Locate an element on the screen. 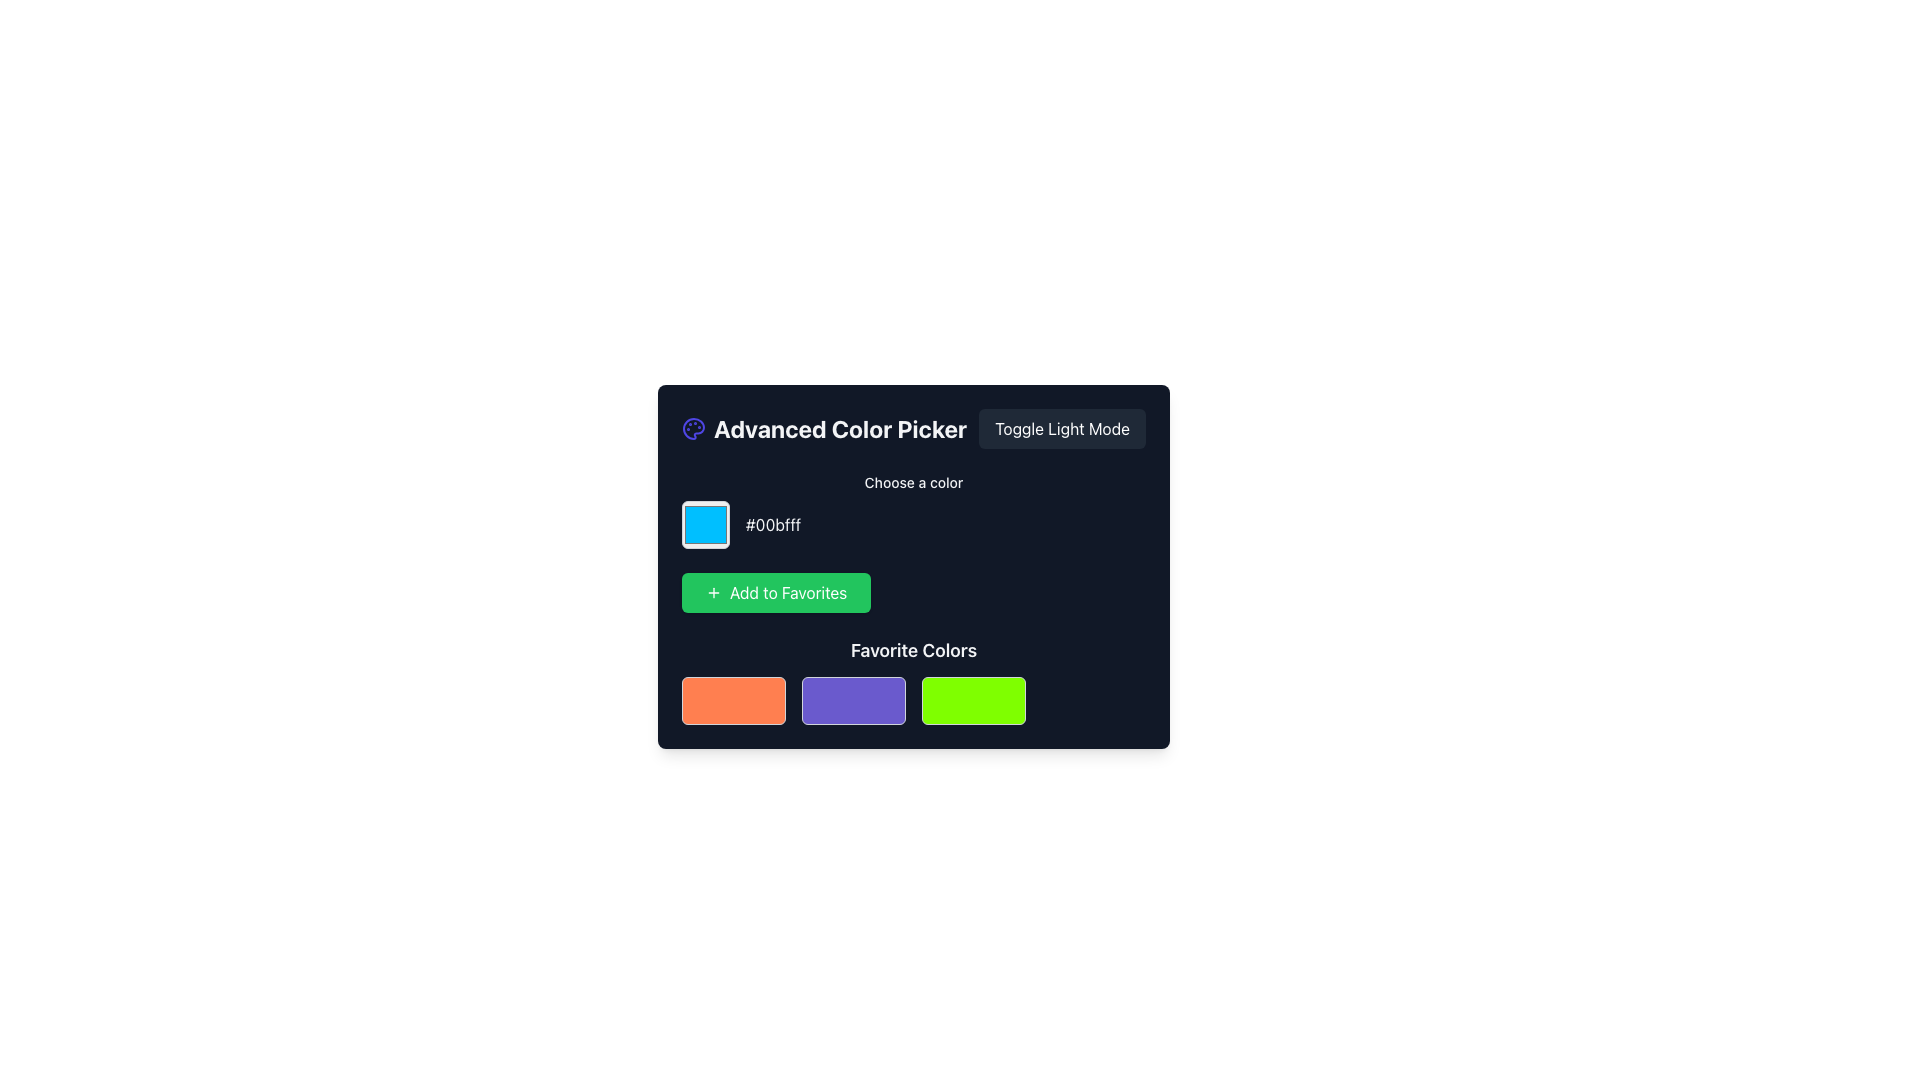 The image size is (1920, 1080). text from the header displaying 'Advanced Color Picker' with a palette icon to its left is located at coordinates (824, 427).